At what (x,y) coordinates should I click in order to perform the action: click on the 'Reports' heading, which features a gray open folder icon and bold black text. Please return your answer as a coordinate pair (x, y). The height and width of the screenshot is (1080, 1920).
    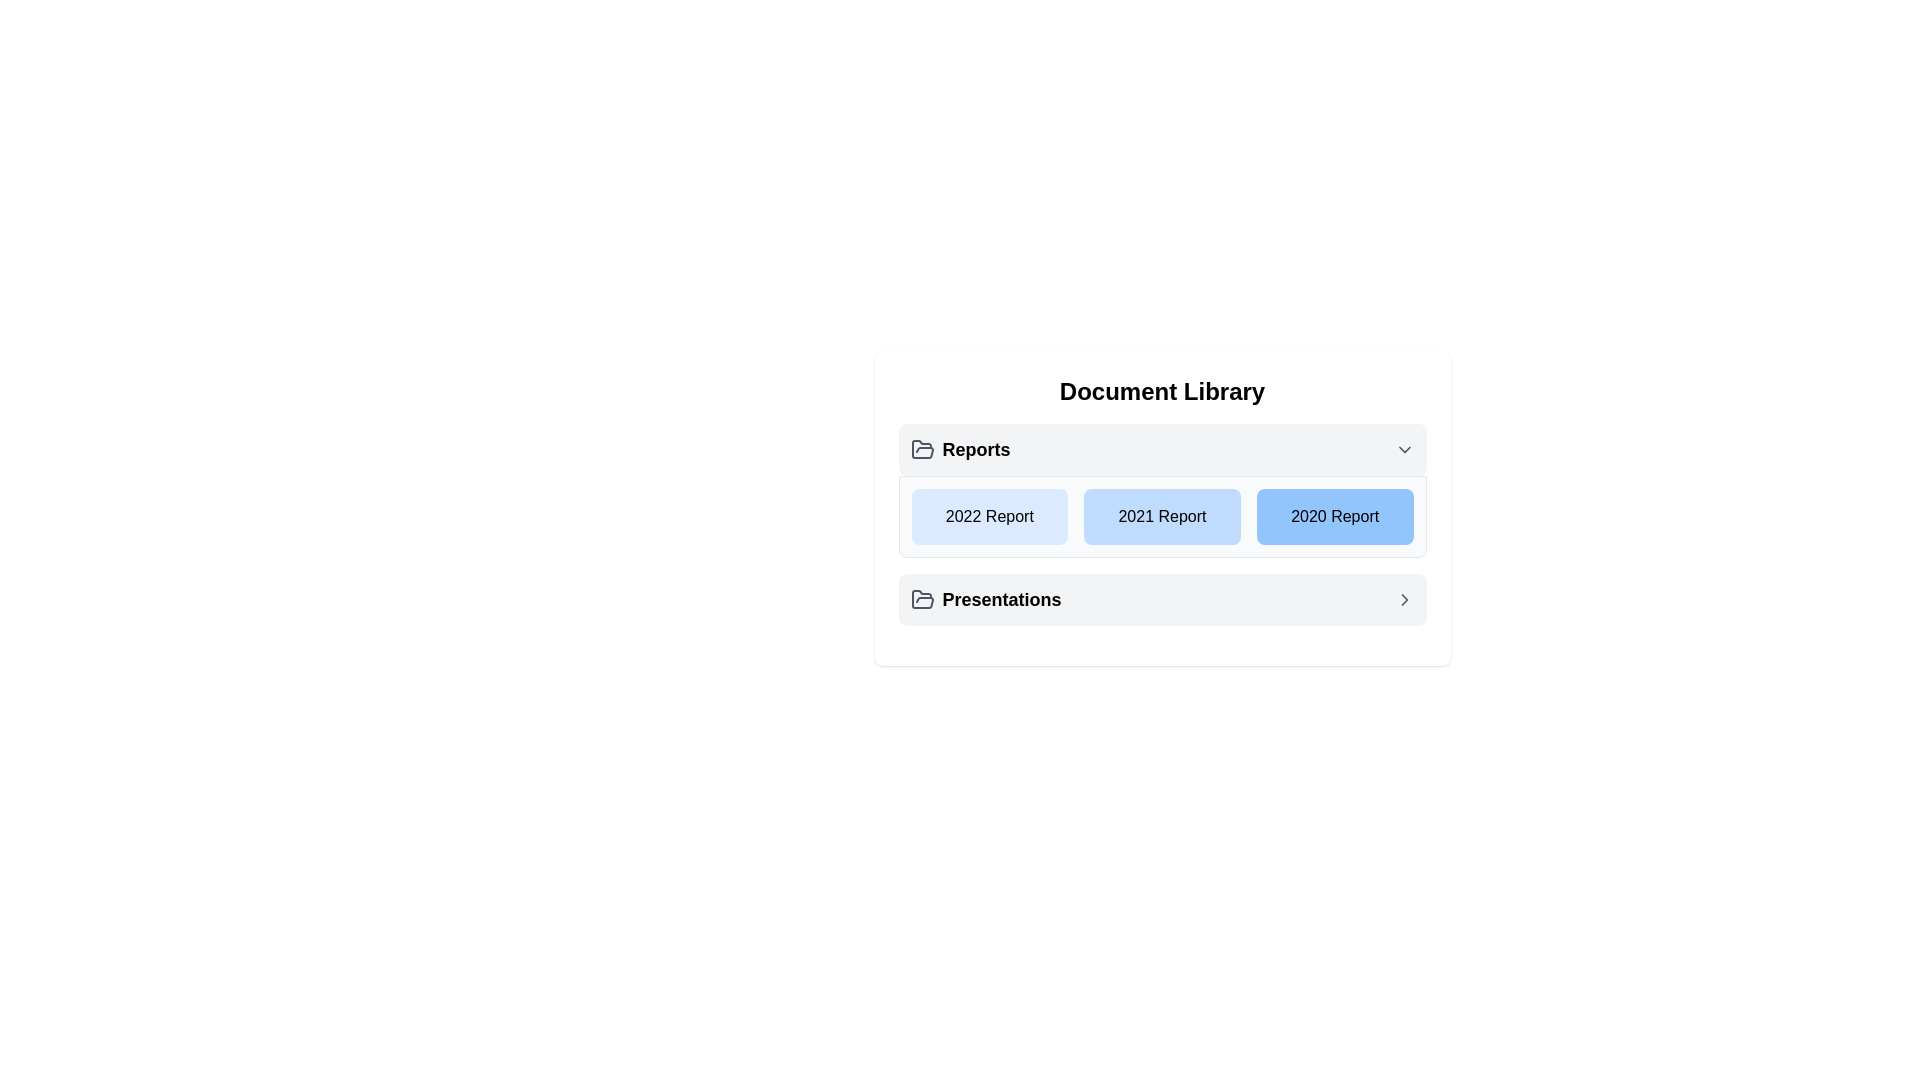
    Looking at the image, I should click on (960, 450).